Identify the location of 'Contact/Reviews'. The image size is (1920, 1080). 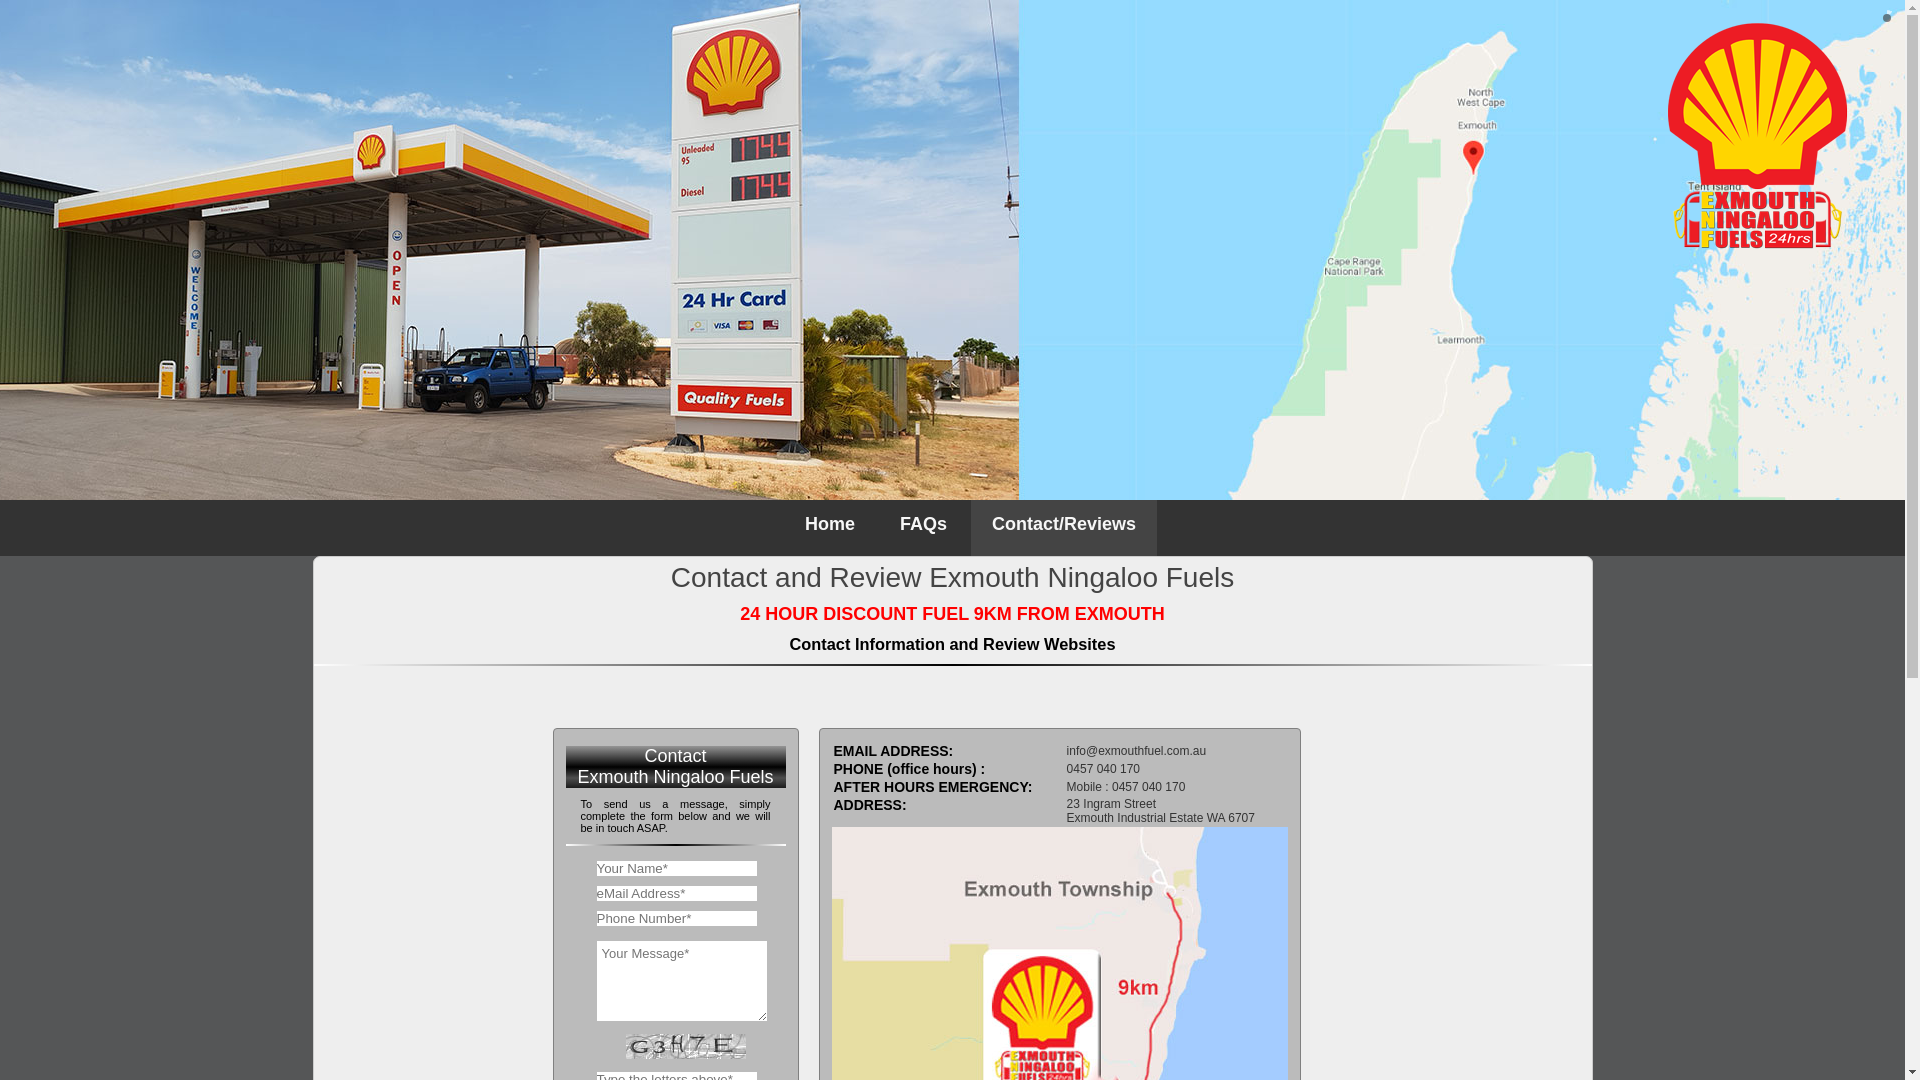
(1063, 527).